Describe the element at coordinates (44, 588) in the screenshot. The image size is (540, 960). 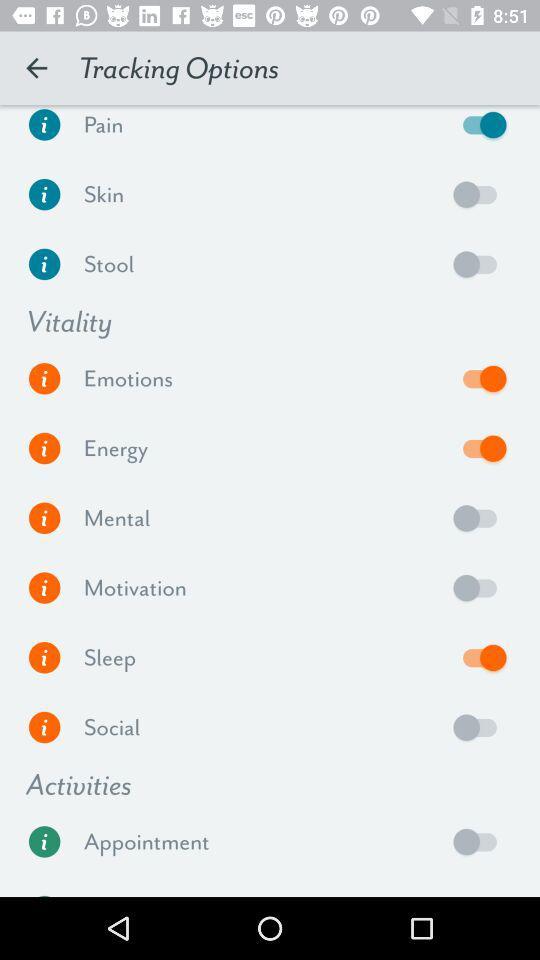
I see `see more details` at that location.